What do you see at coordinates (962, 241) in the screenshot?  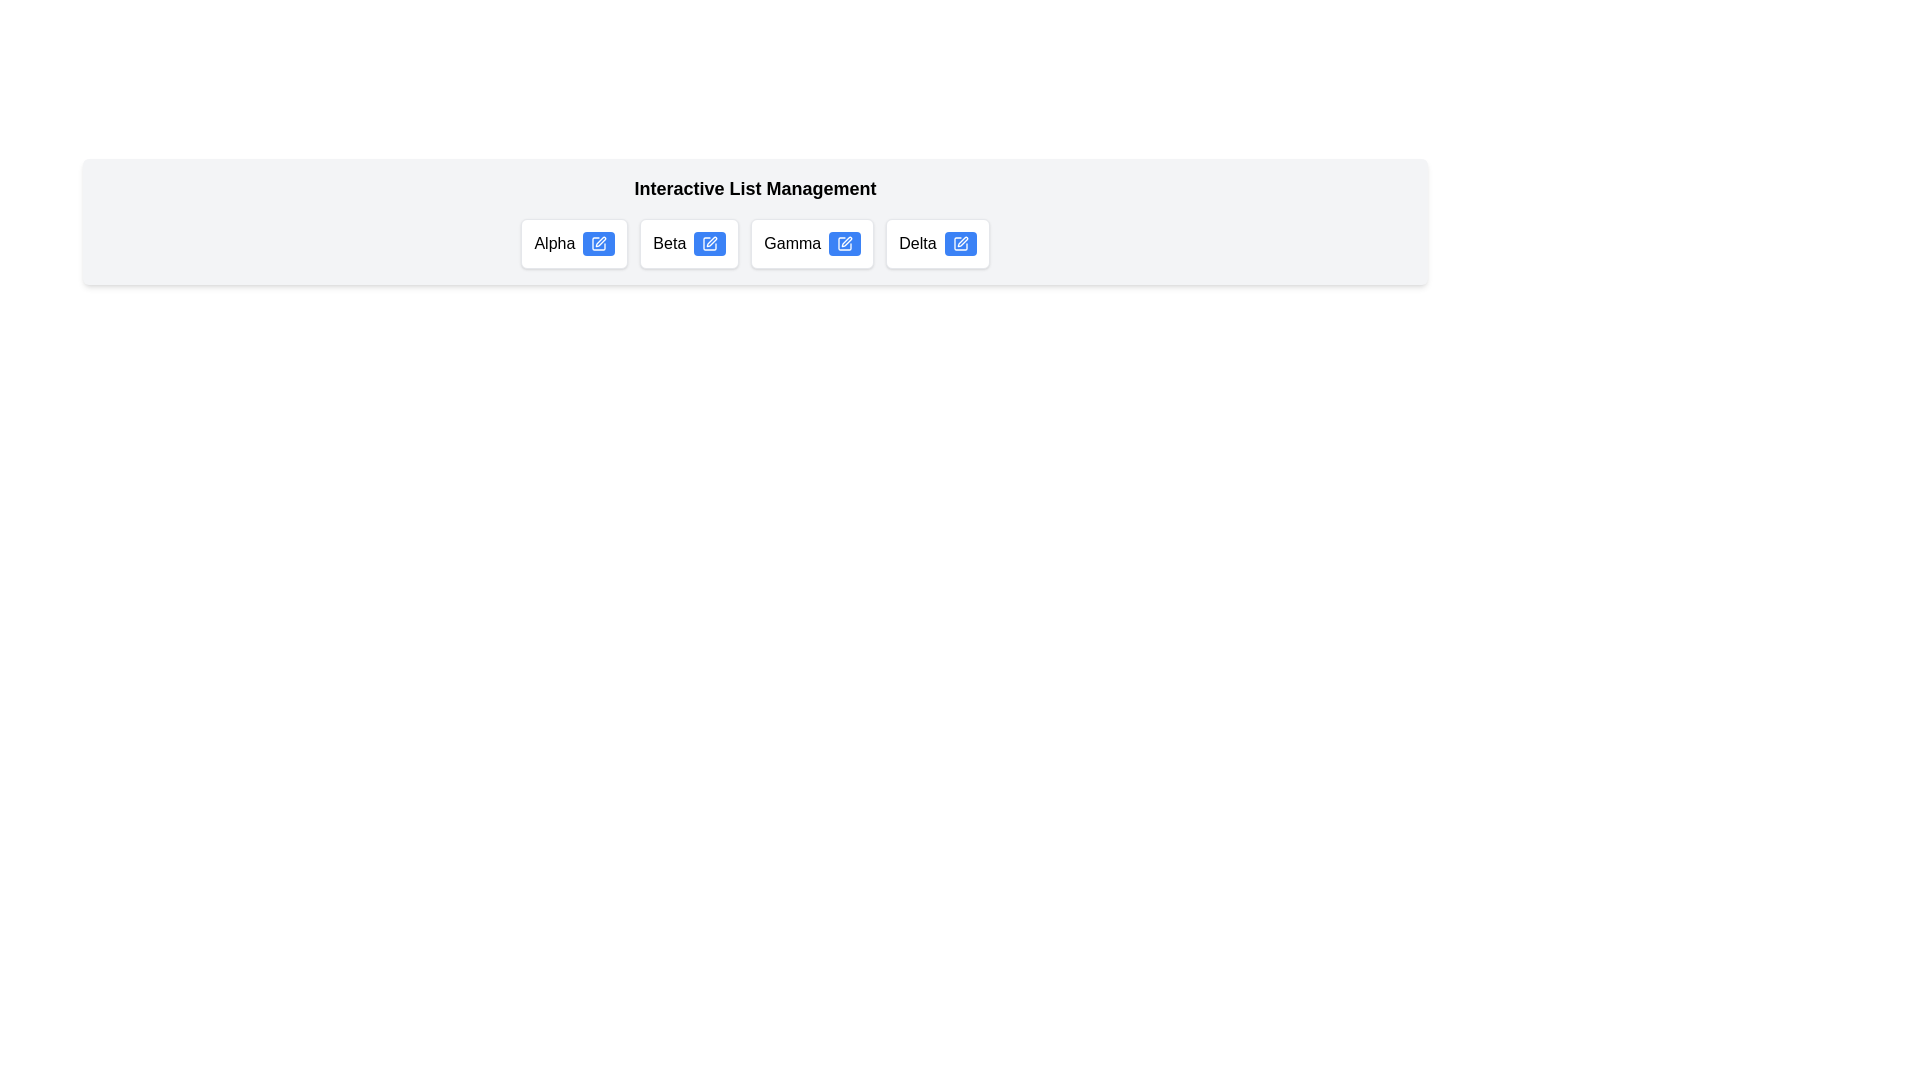 I see `the pen icon representing editing functionality, which is part of the 'Delta' button located on the rightmost side among the buttons labeled 'Alpha,' 'Beta,' 'Gamma,' and 'Delta'` at bounding box center [962, 241].